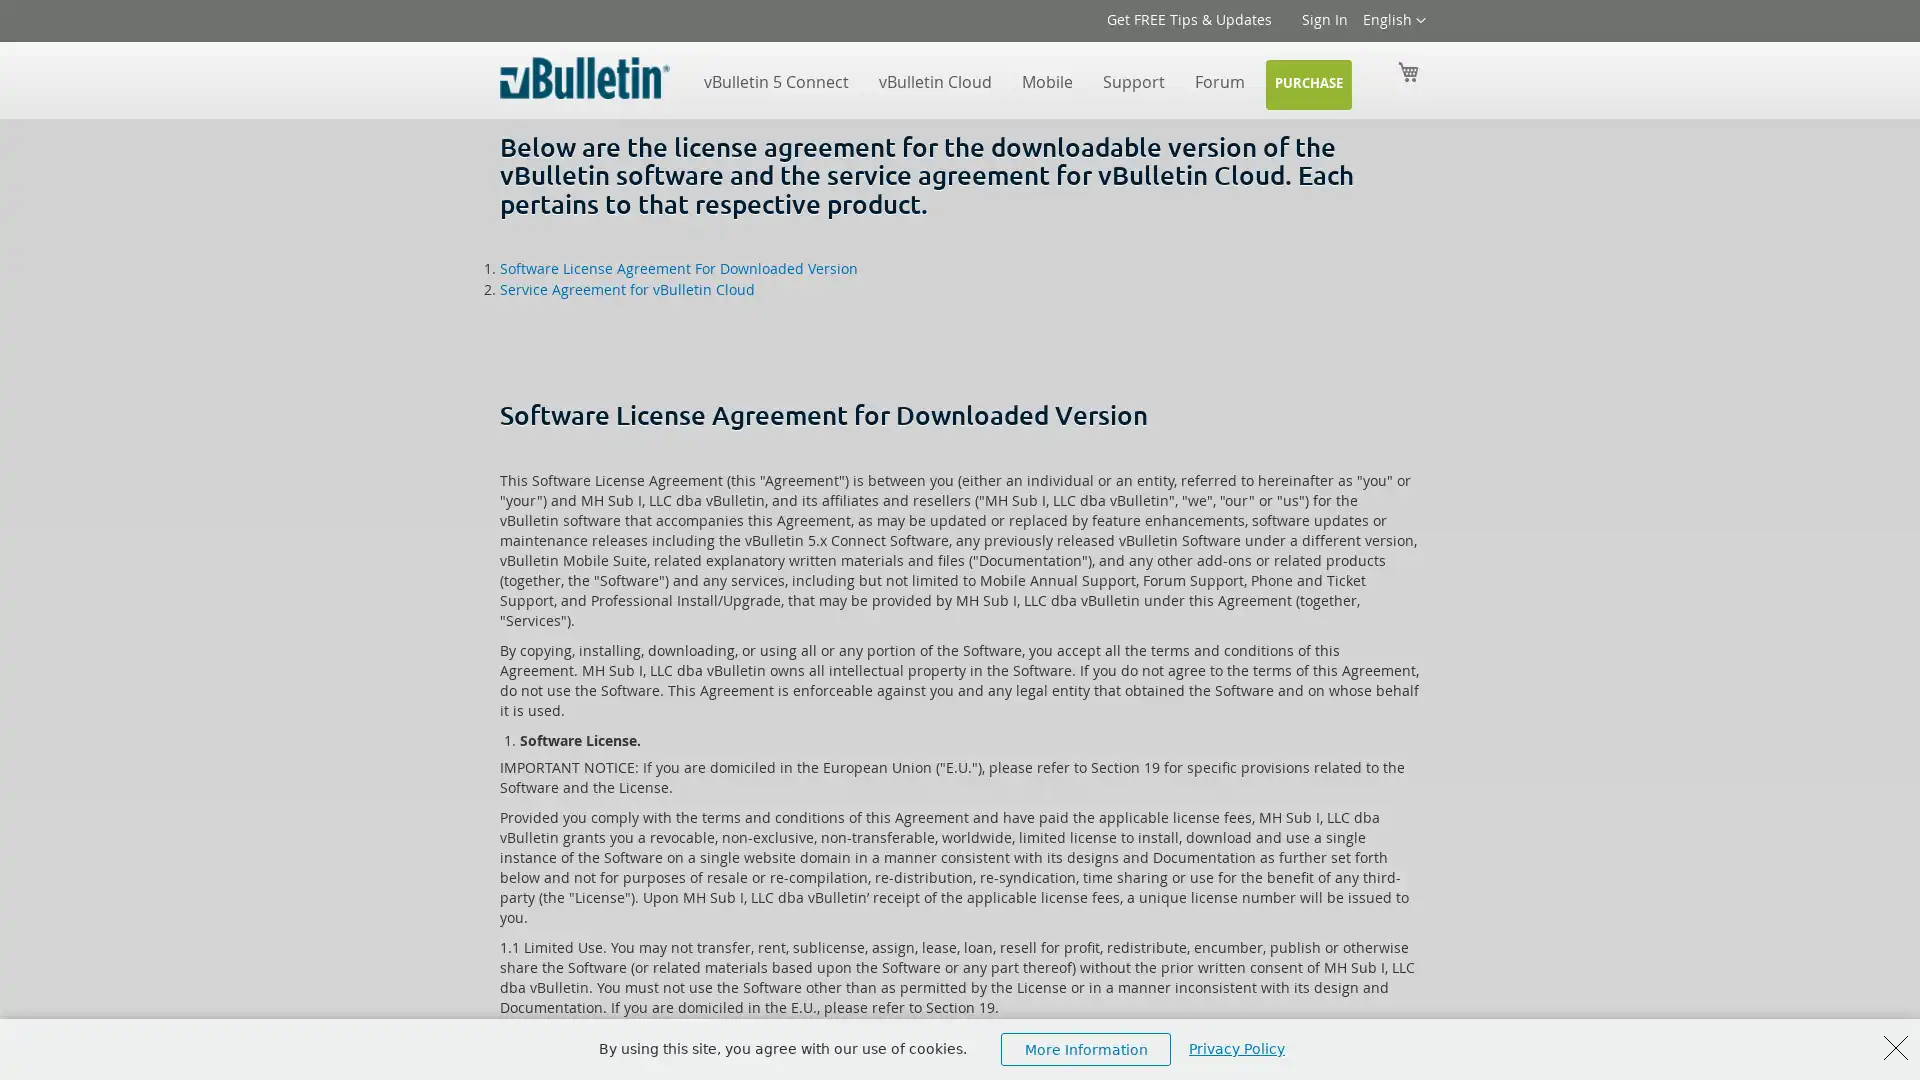 This screenshot has width=1920, height=1080. What do you see at coordinates (1895, 1047) in the screenshot?
I see `WebMD Close` at bounding box center [1895, 1047].